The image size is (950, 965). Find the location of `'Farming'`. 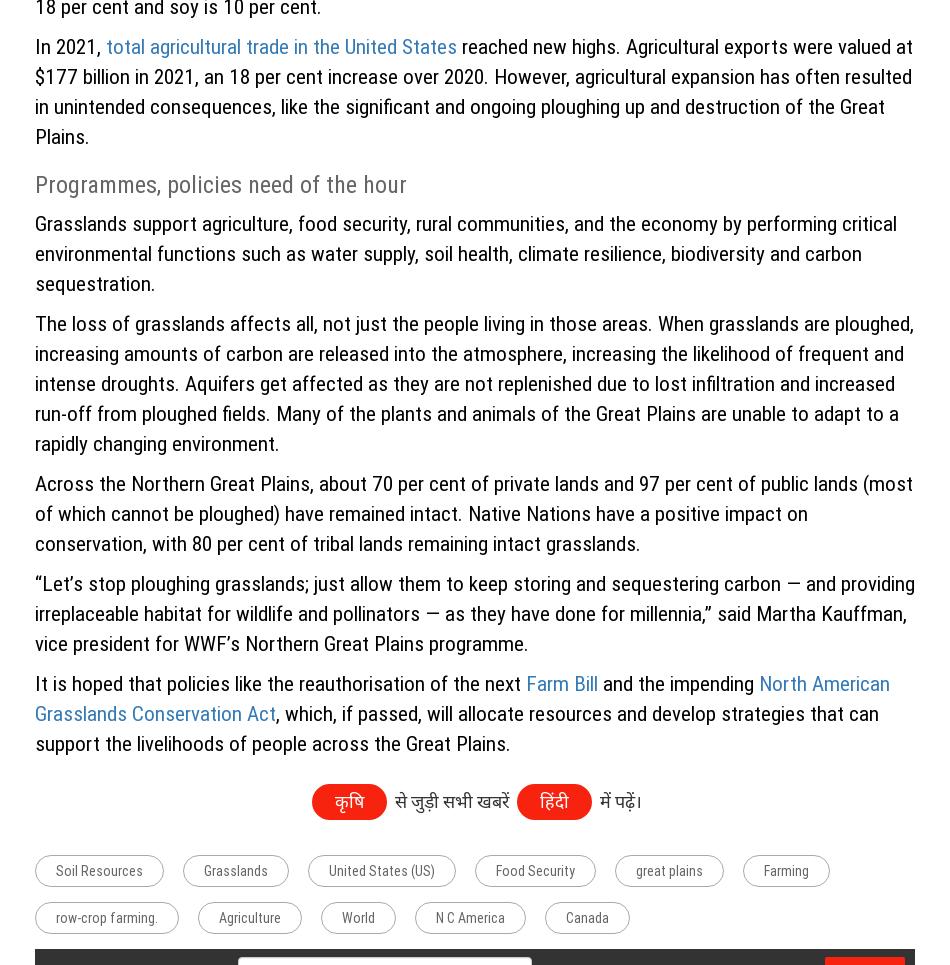

'Farming' is located at coordinates (785, 870).